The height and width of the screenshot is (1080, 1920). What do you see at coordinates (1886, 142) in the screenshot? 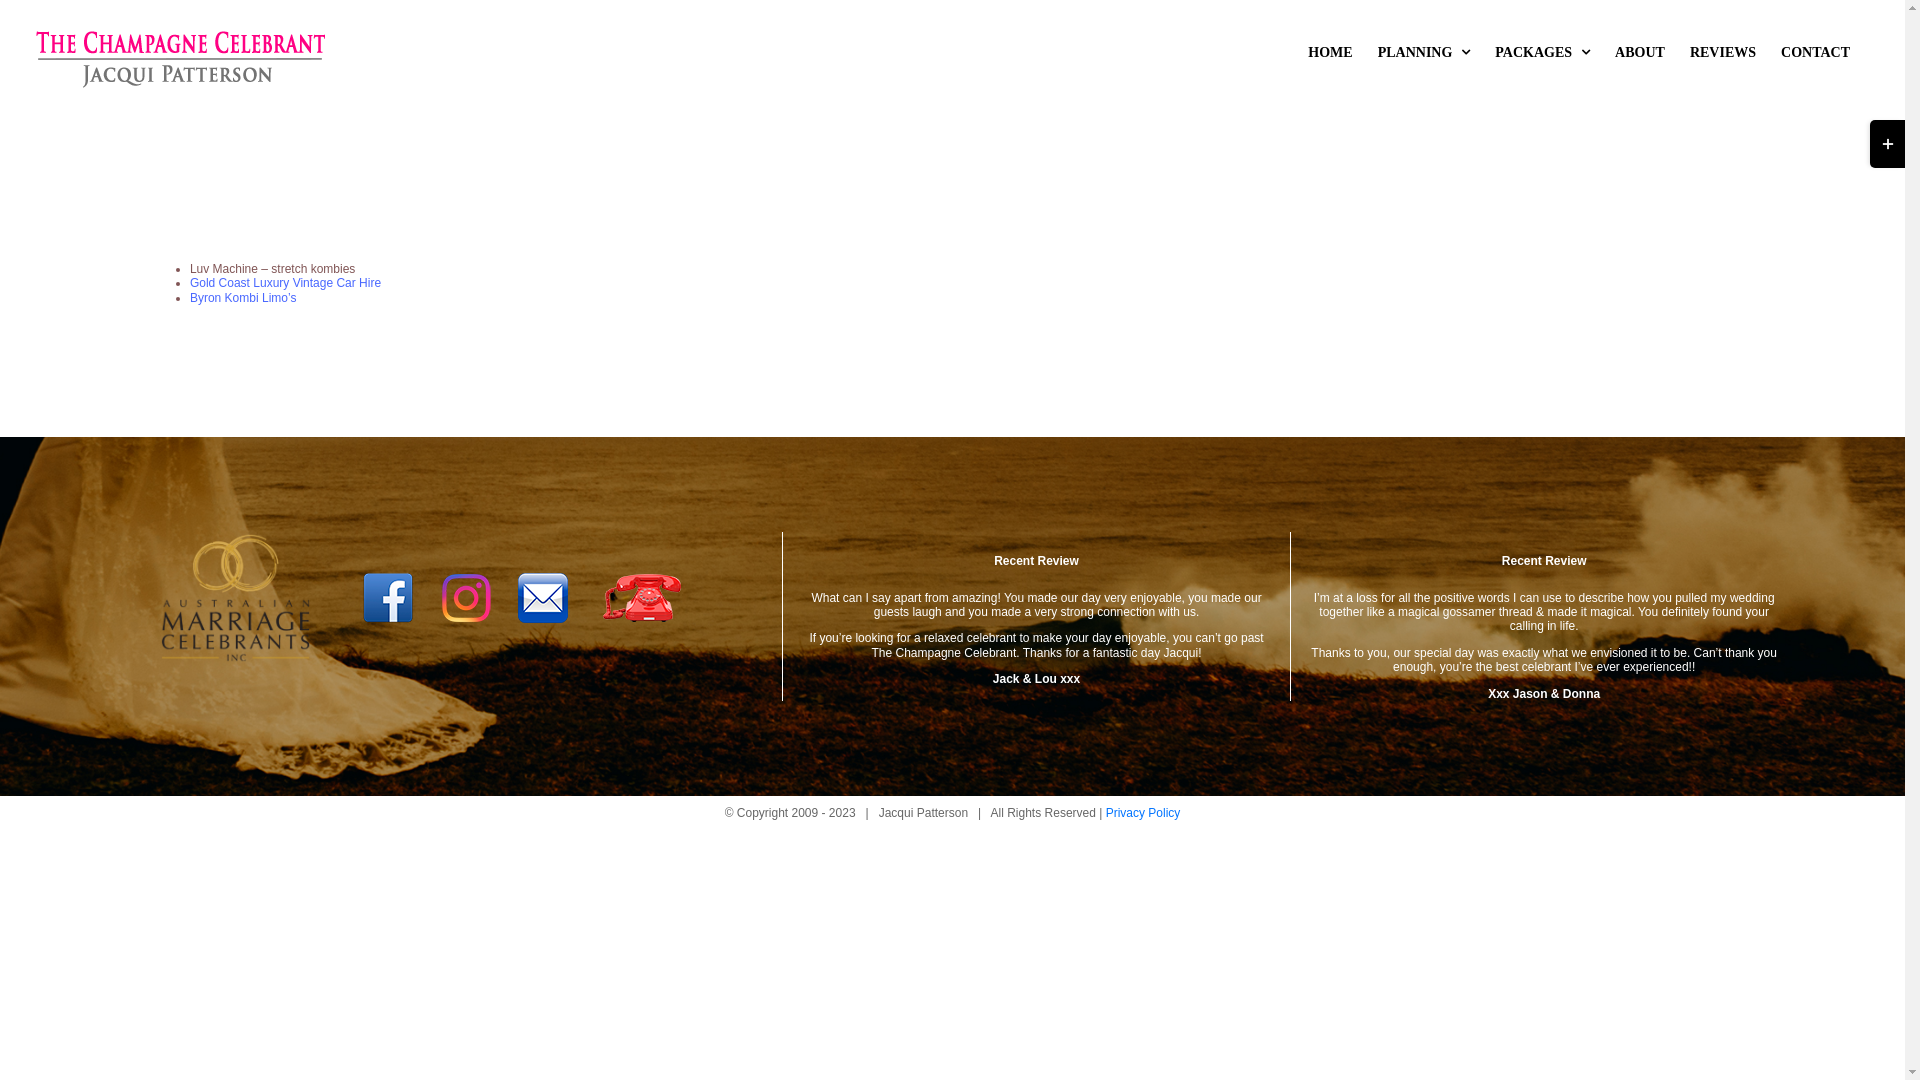
I see `'Toggle Sliding Bar Area'` at bounding box center [1886, 142].